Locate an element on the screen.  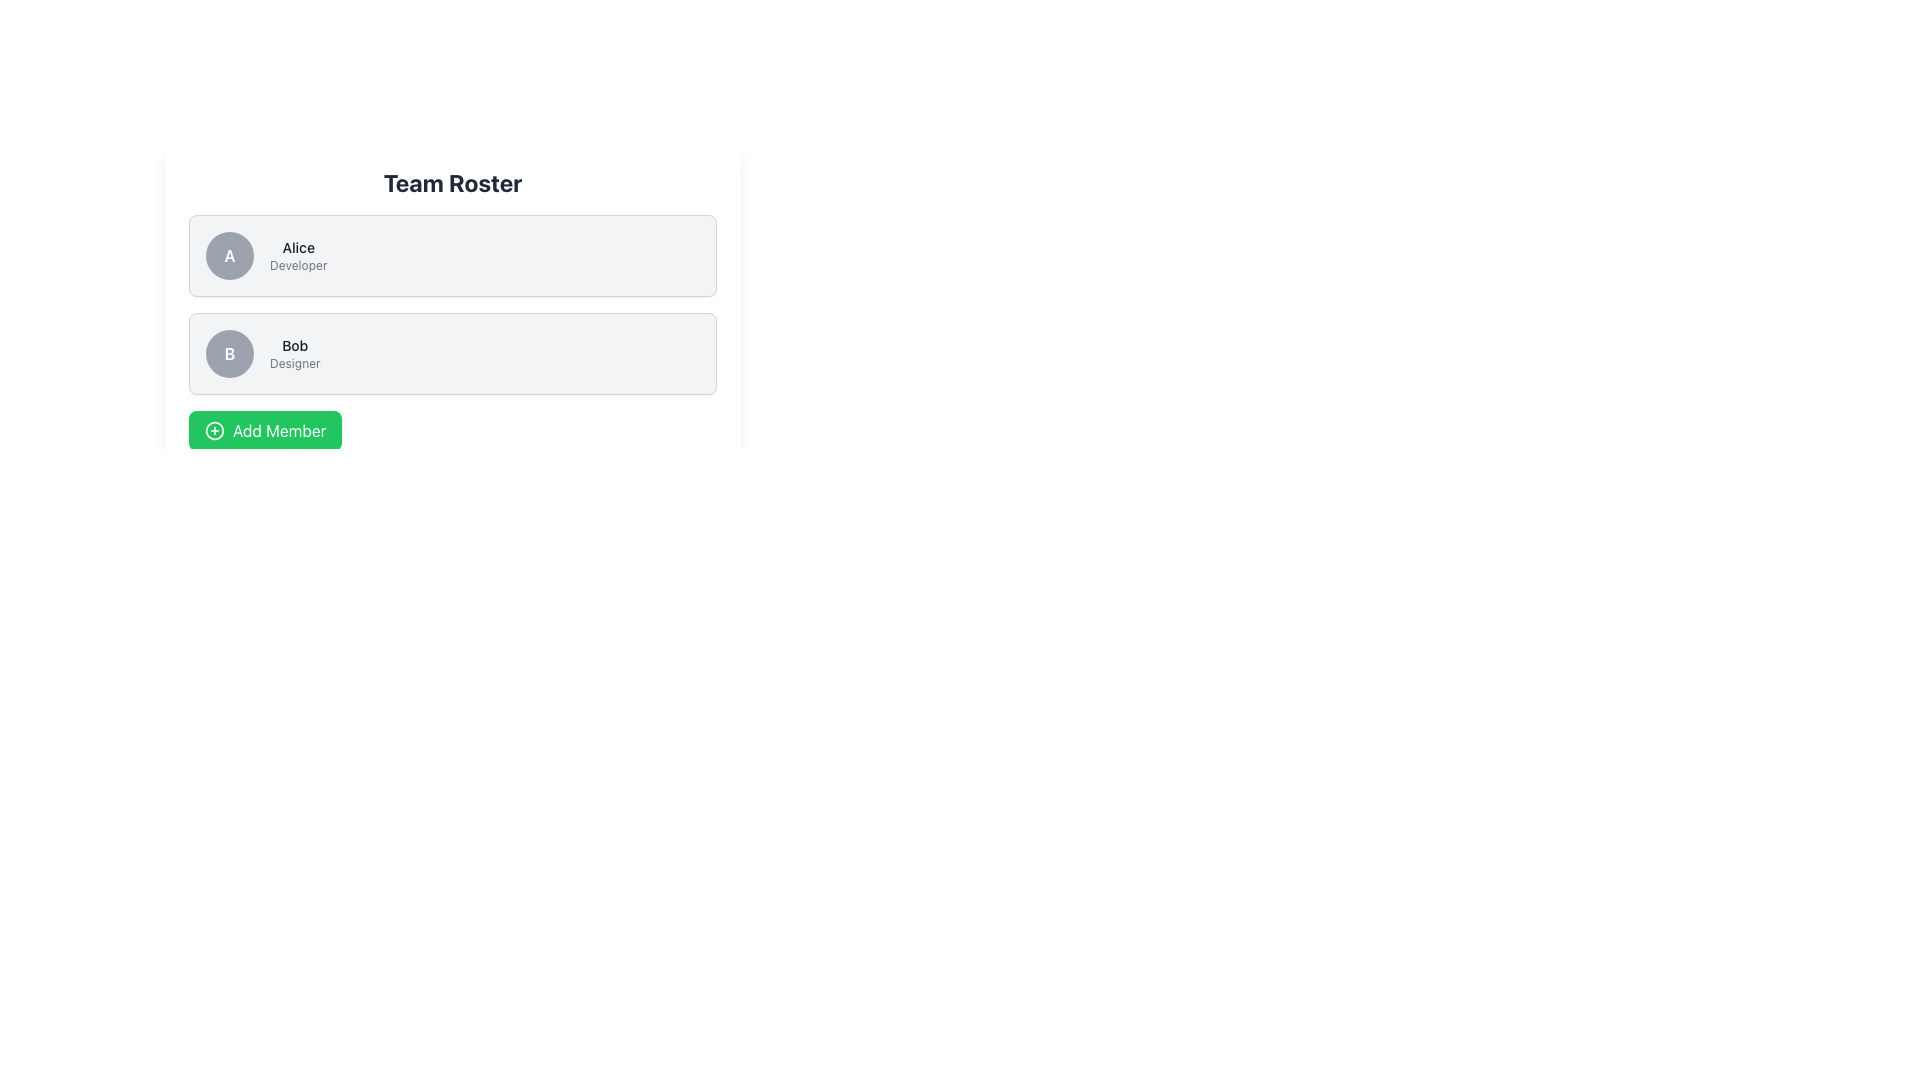
the circular icon on the left end of the 'Add Member' button, which is visually part of the button but not individually interactive is located at coordinates (215, 430).